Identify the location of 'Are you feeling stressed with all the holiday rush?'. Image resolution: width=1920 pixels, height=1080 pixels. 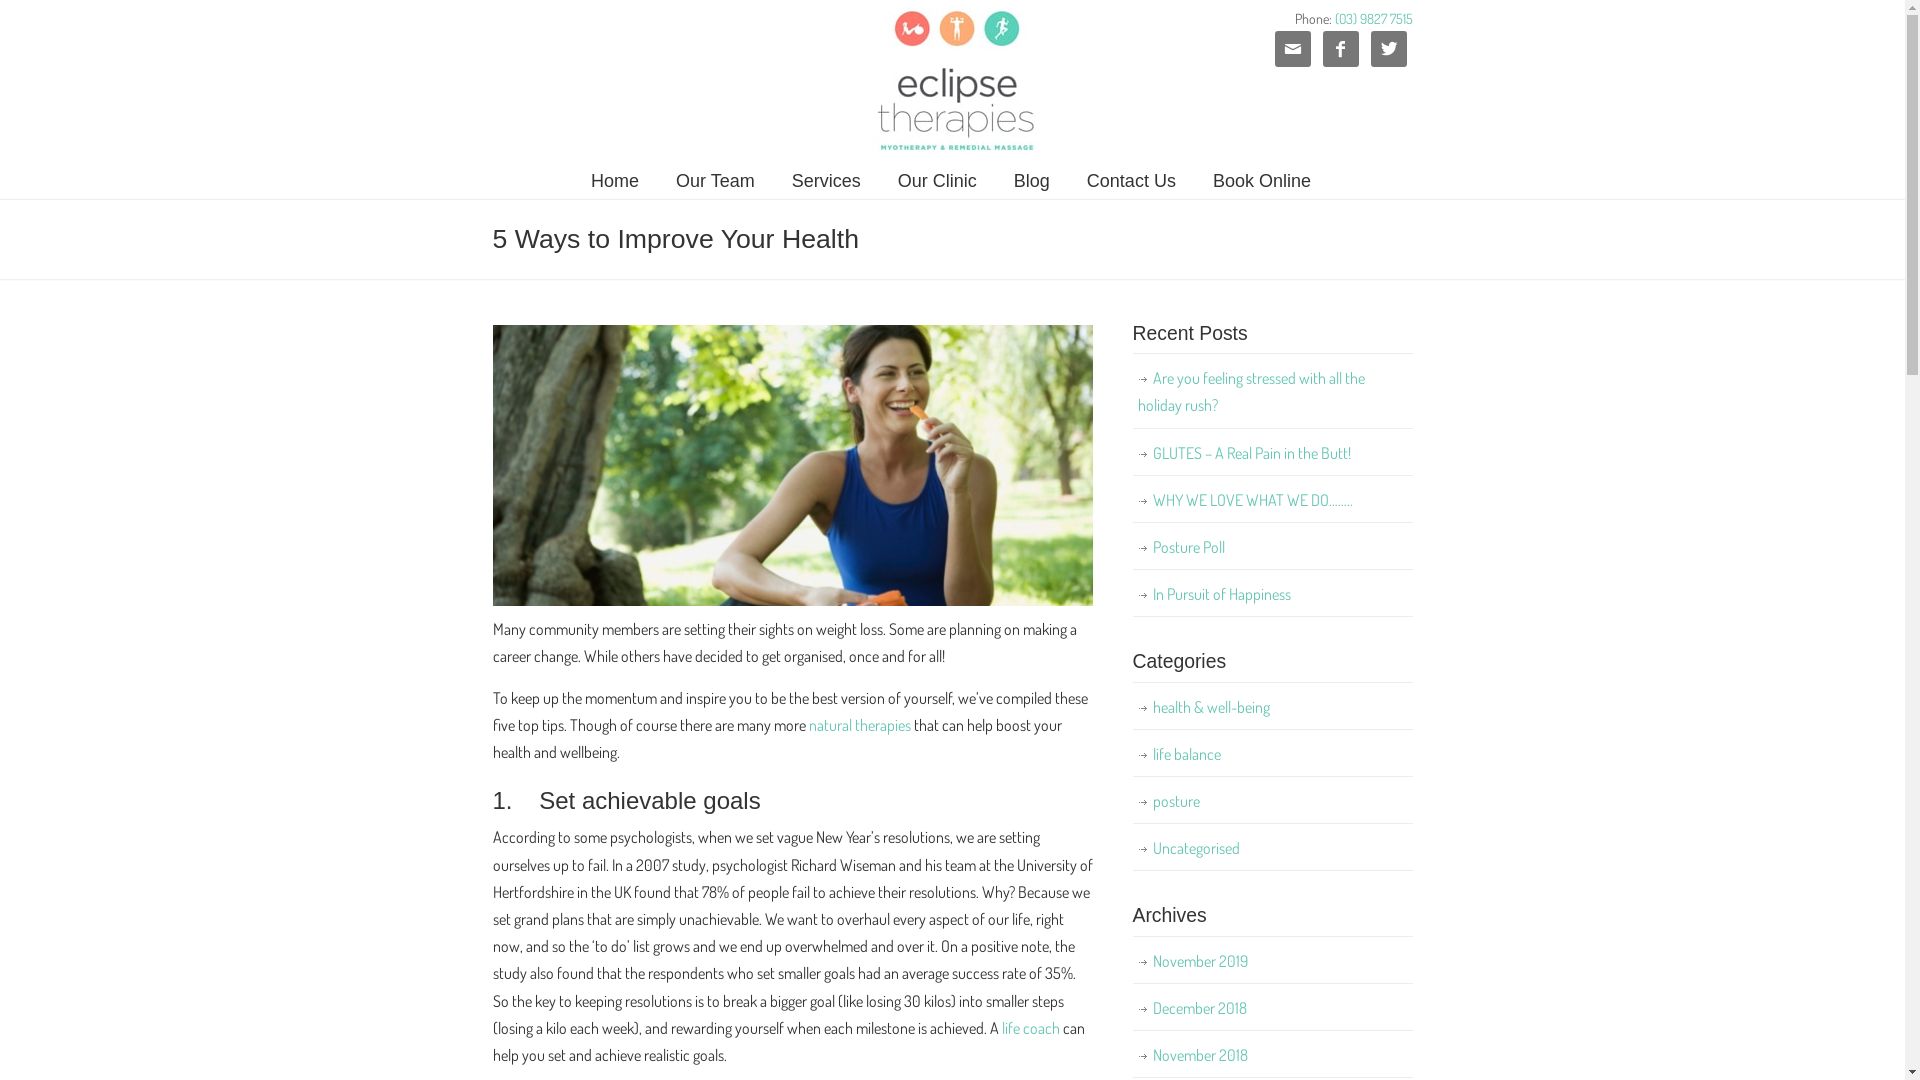
(1271, 392).